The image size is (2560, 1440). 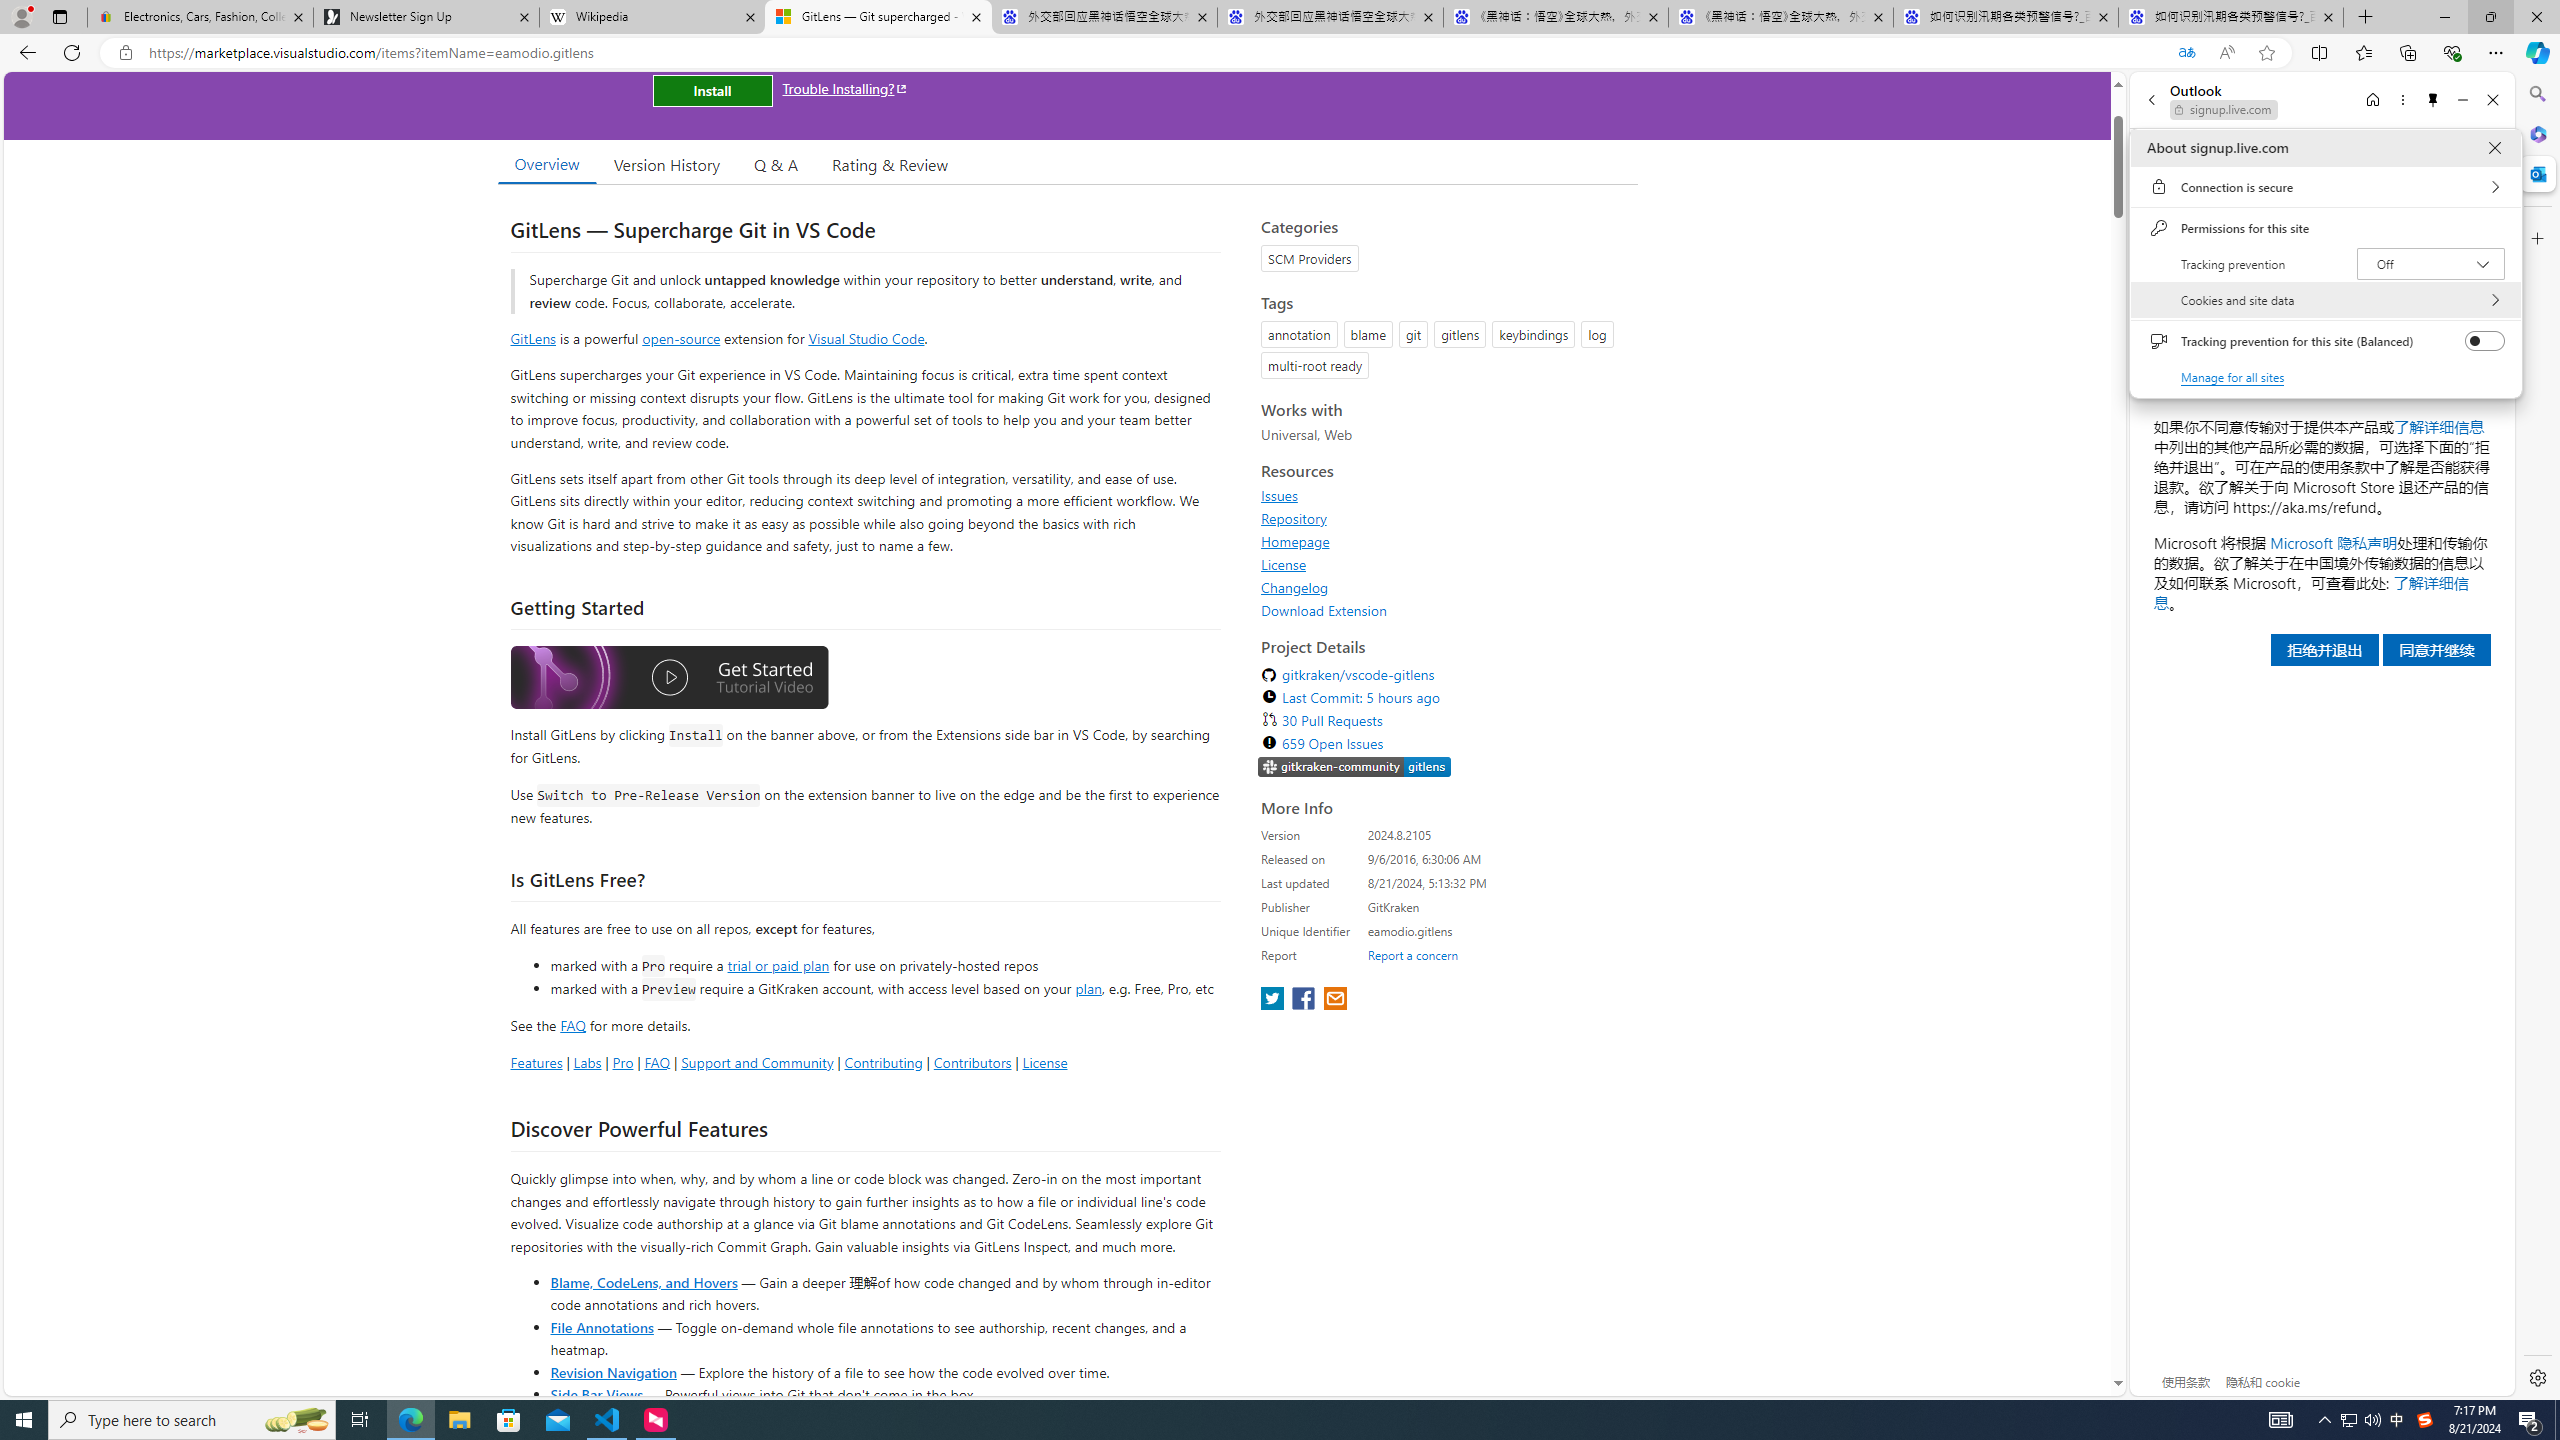 I want to click on 'Q2790: 100%', so click(x=2372, y=1418).